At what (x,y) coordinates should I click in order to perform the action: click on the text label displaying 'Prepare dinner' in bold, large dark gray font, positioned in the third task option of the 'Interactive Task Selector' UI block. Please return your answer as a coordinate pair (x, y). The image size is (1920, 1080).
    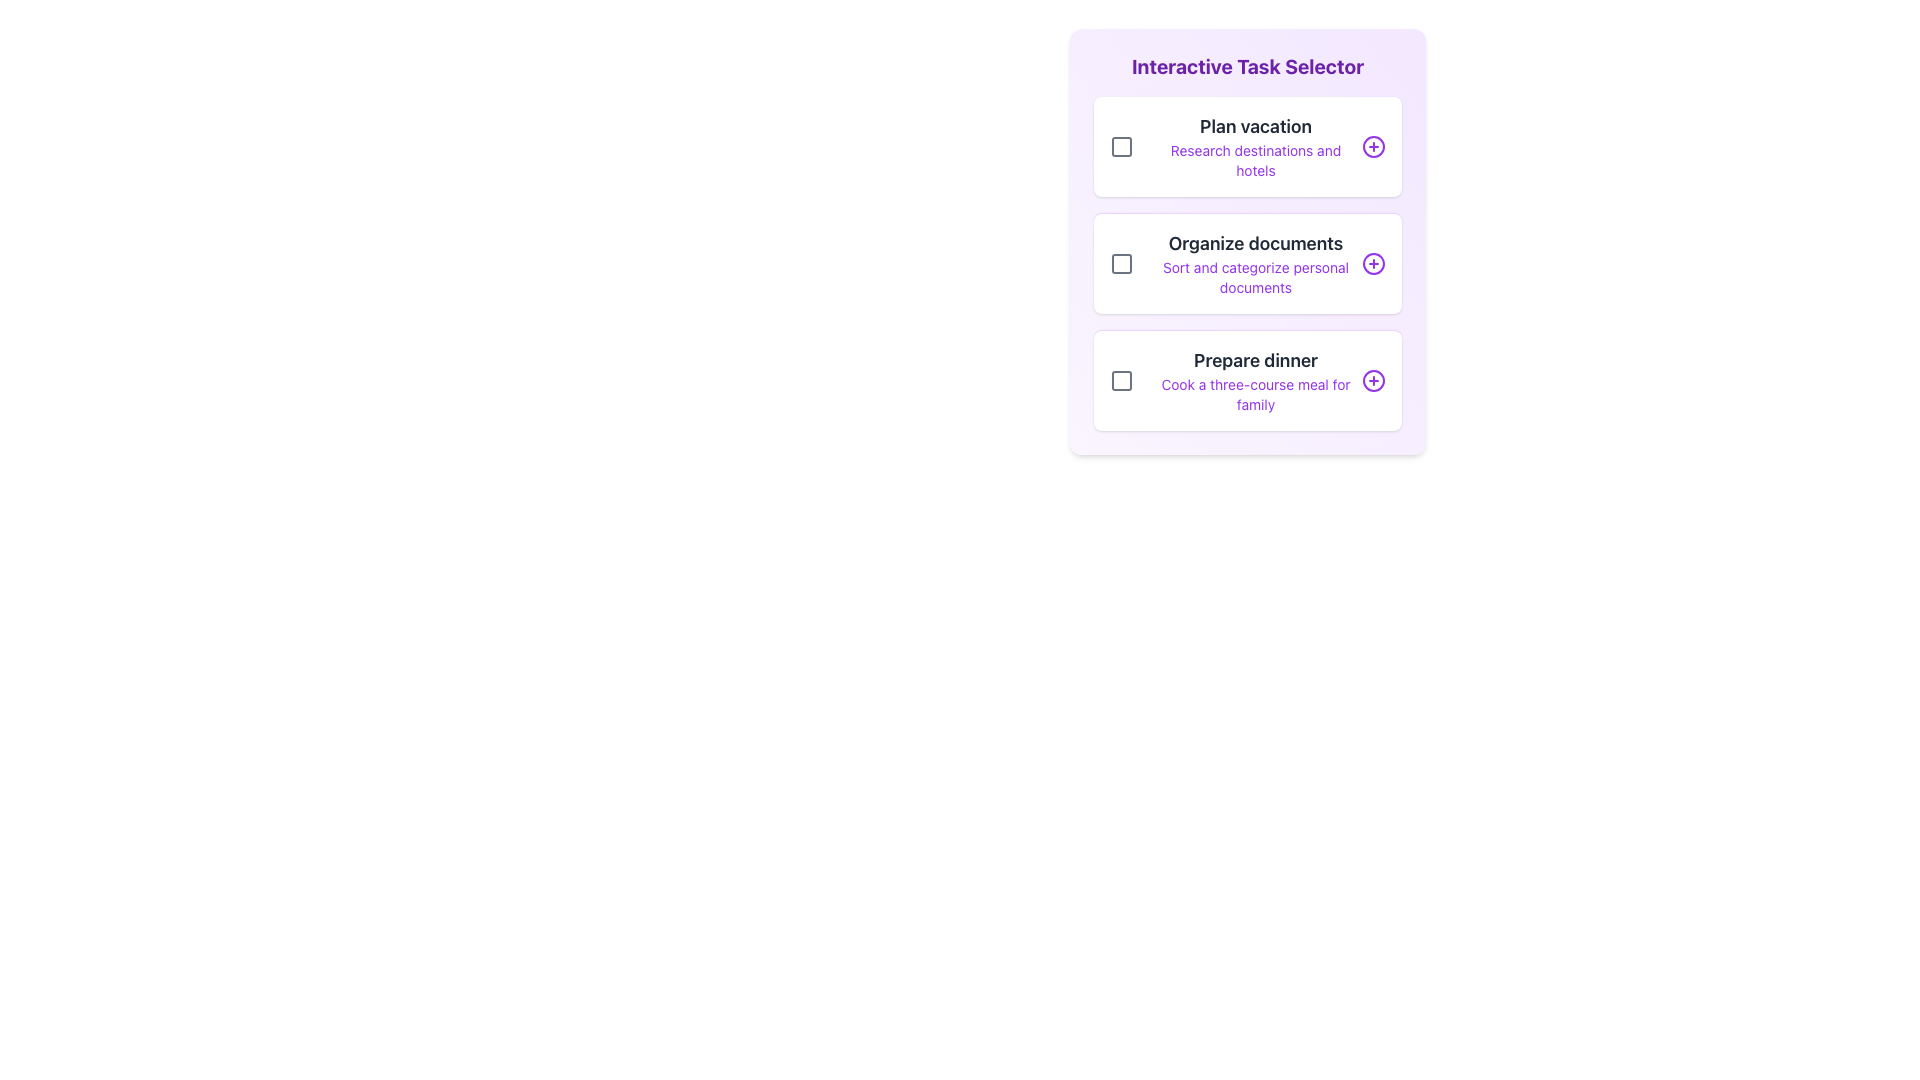
    Looking at the image, I should click on (1255, 361).